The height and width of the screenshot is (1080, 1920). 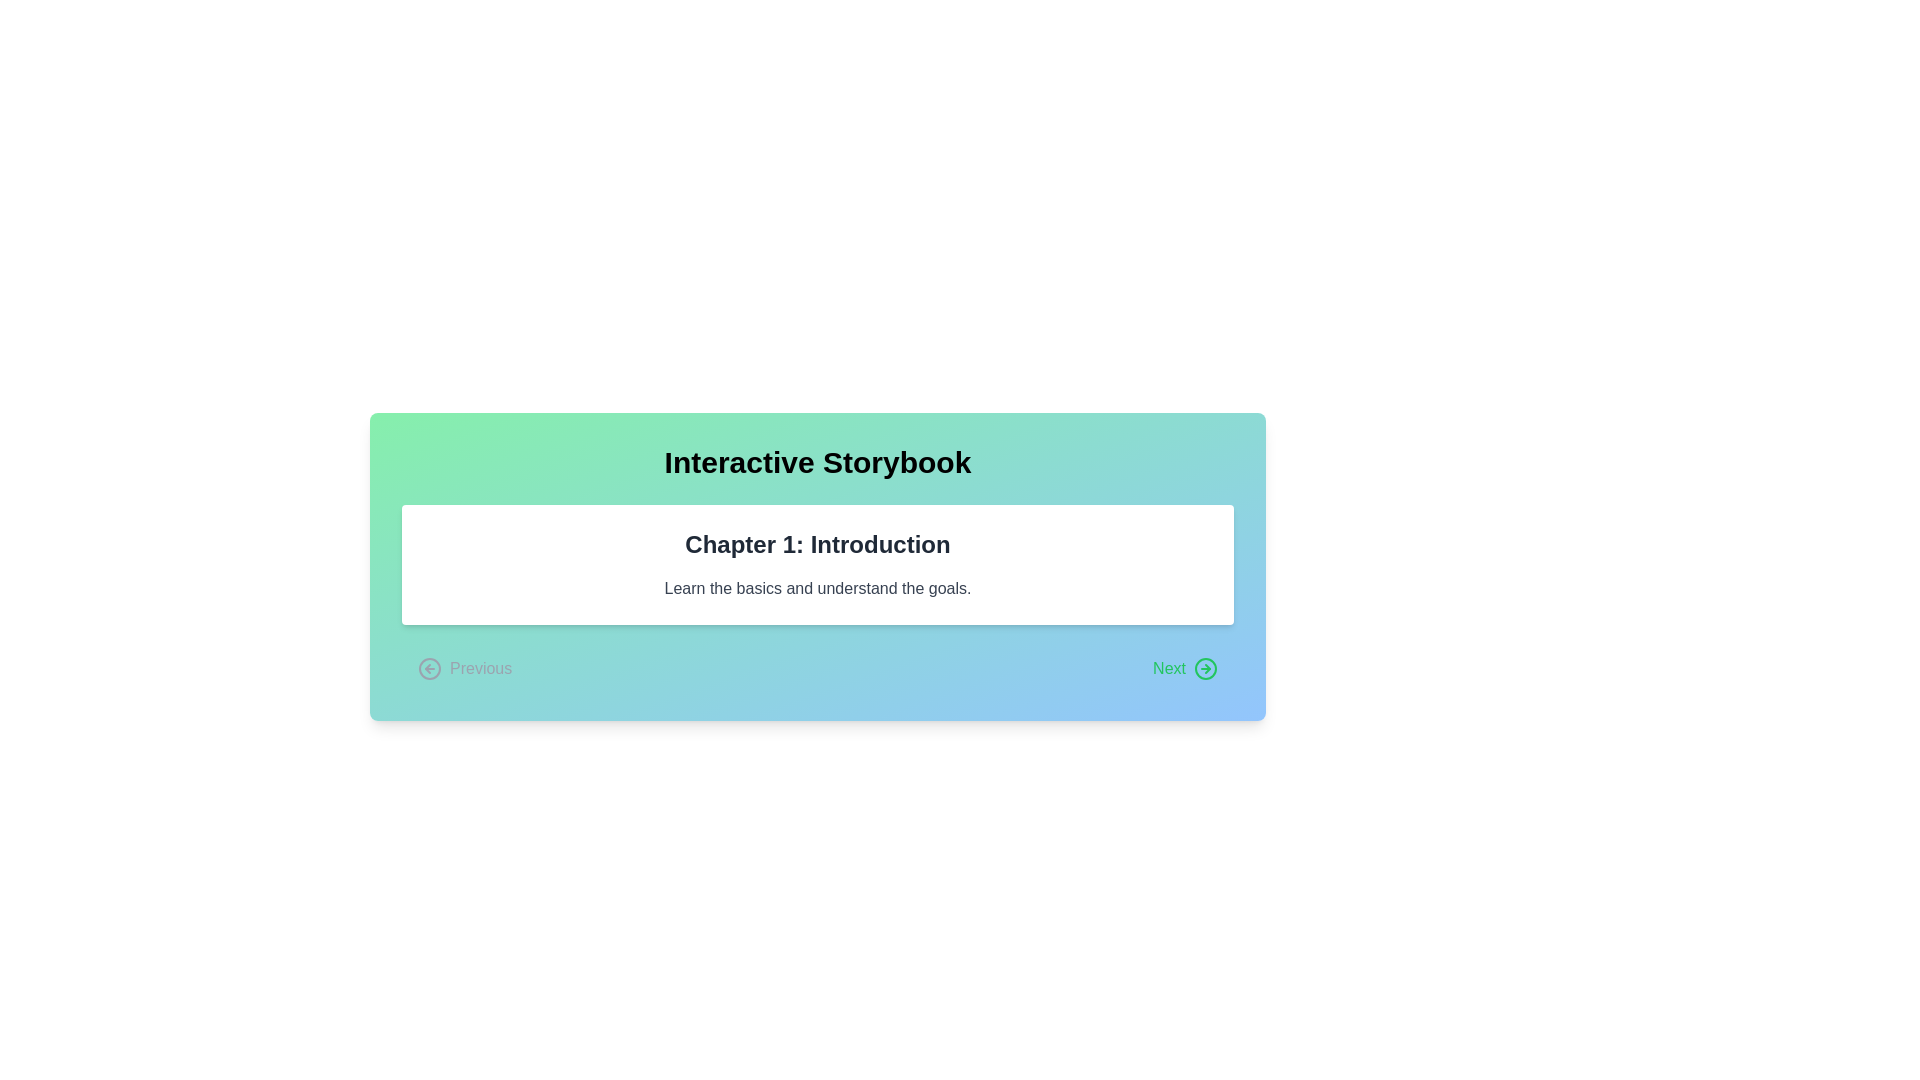 What do you see at coordinates (1185, 668) in the screenshot?
I see `'Next' button to navigate to the next chapter` at bounding box center [1185, 668].